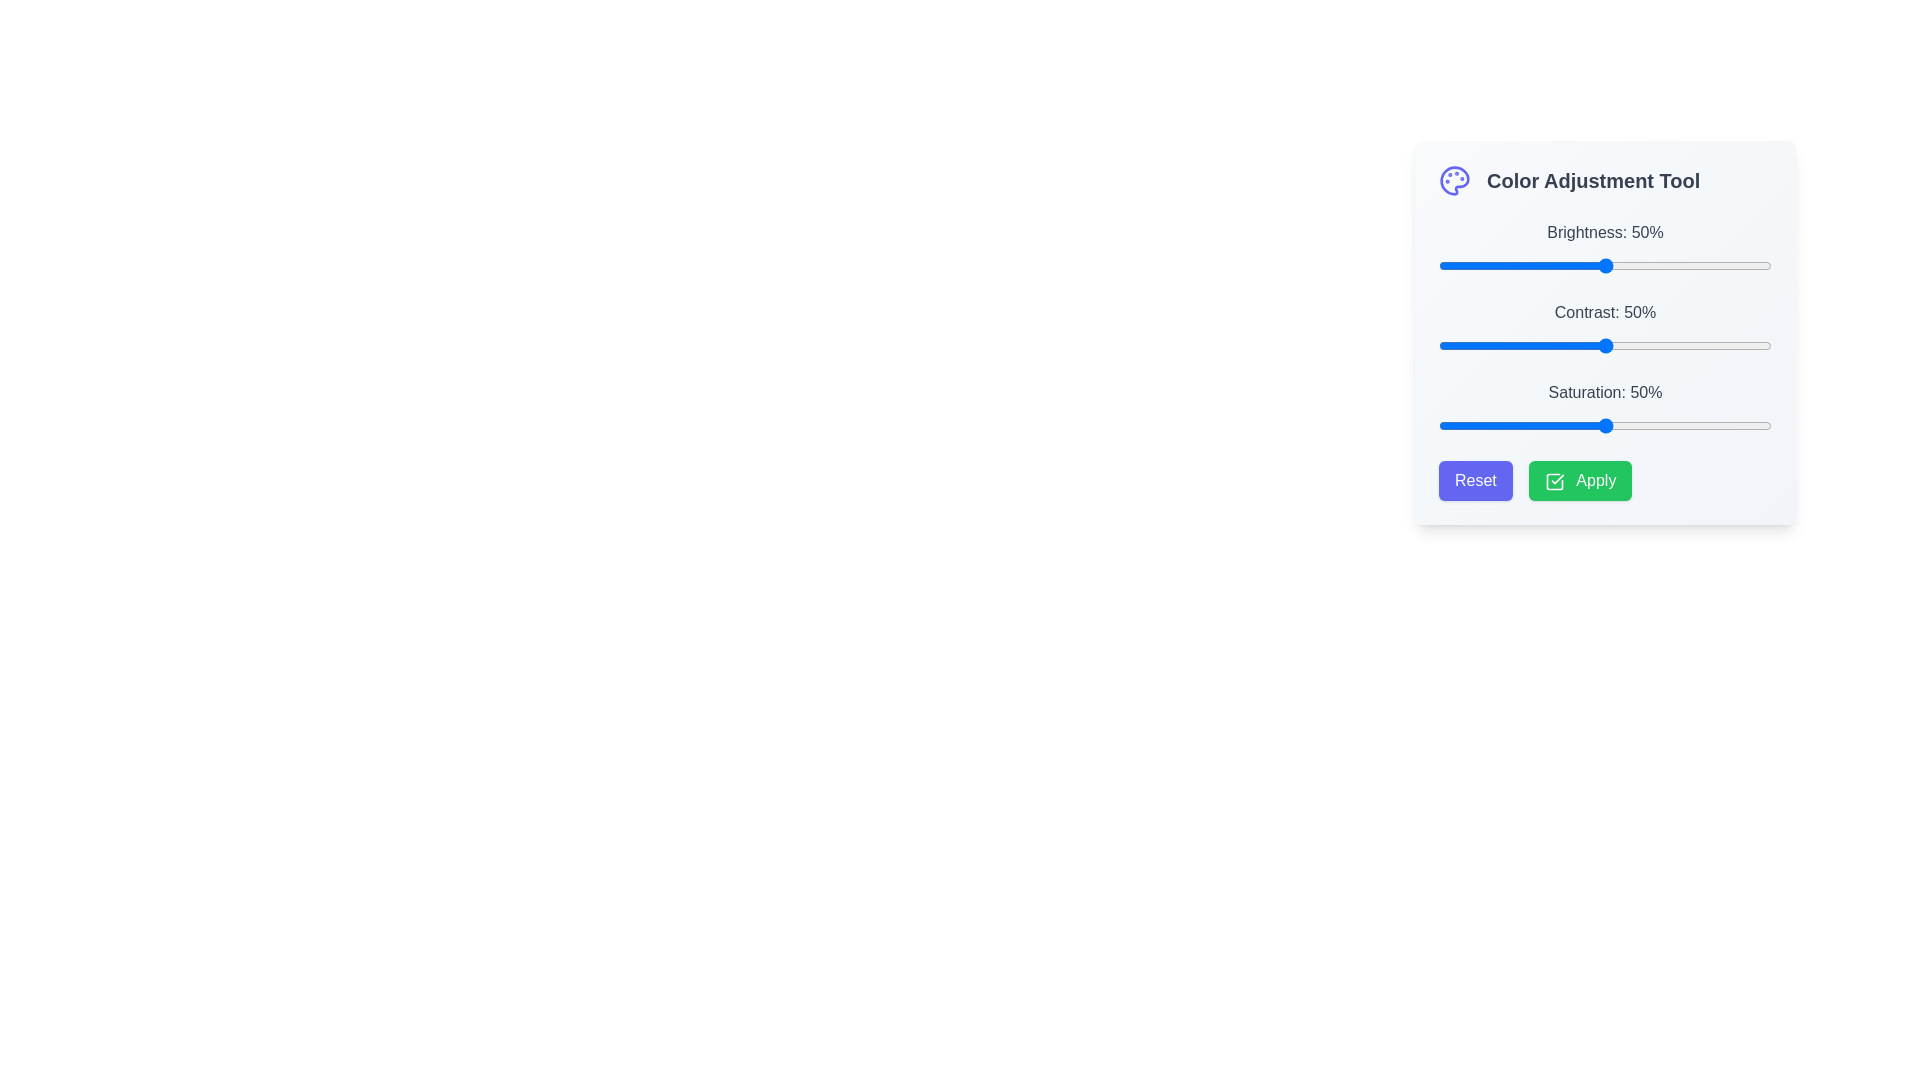 This screenshot has height=1080, width=1920. Describe the element at coordinates (1571, 424) in the screenshot. I see `the slider` at that location.